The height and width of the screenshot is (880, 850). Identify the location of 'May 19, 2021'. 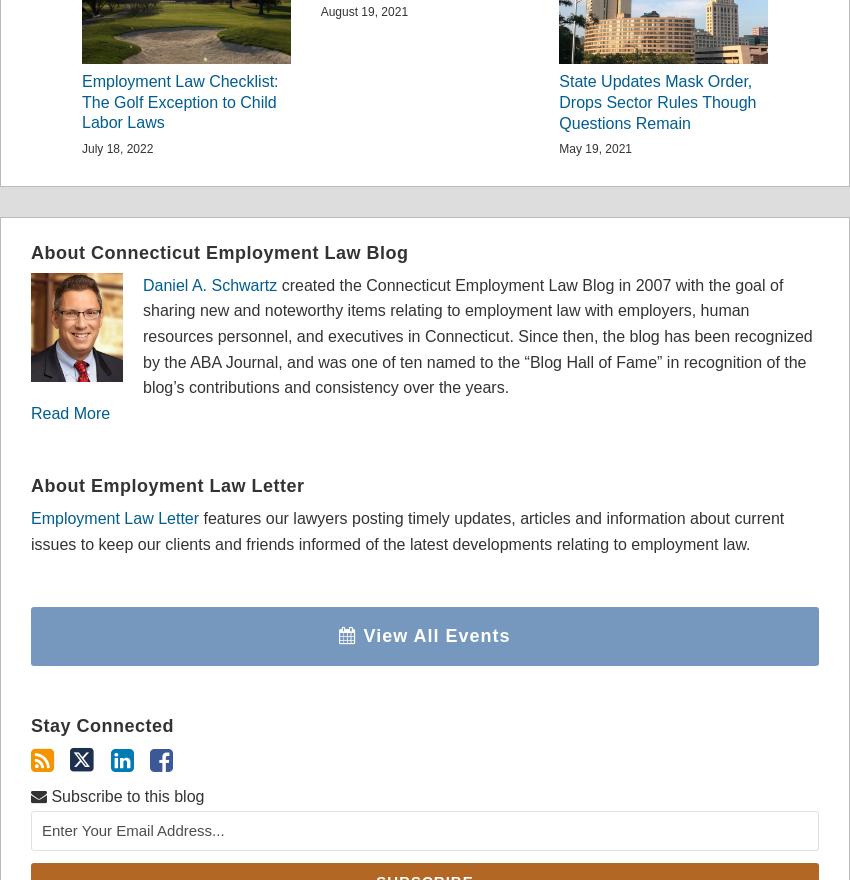
(558, 147).